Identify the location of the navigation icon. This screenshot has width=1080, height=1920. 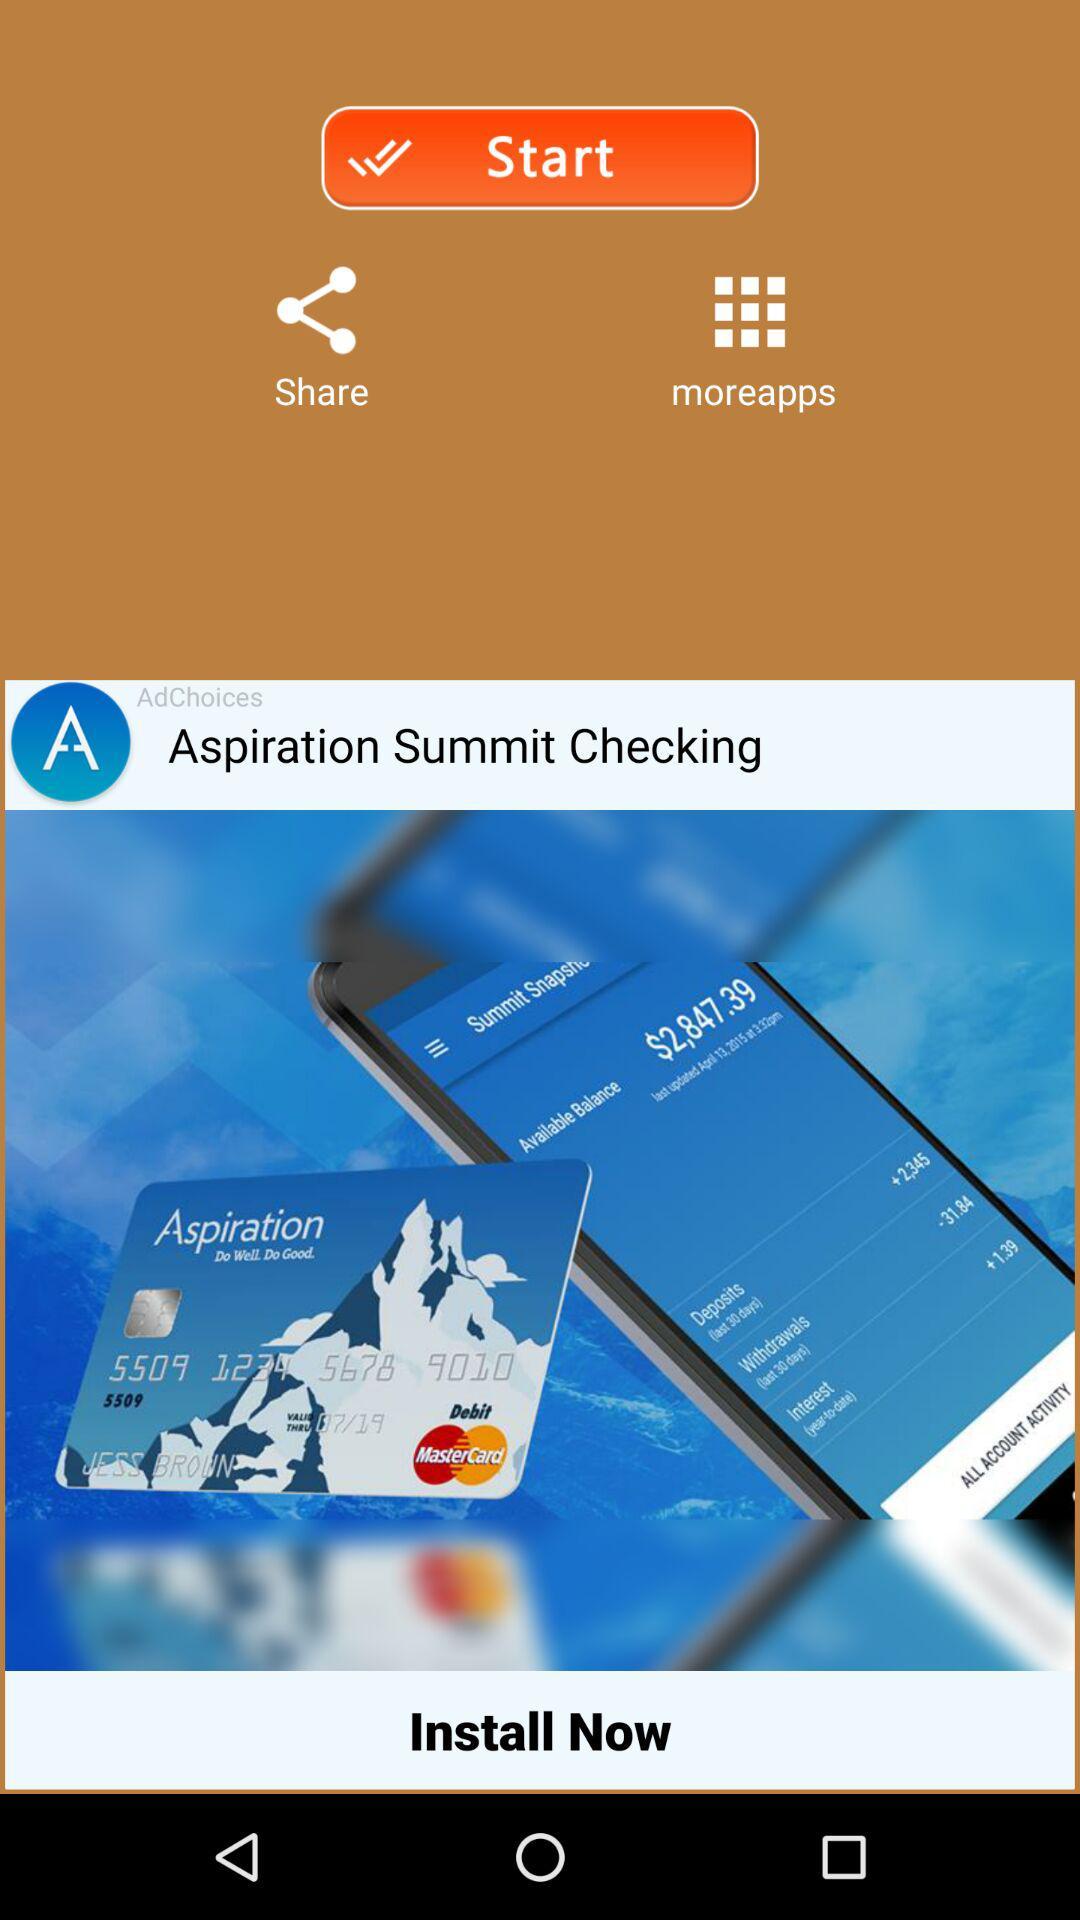
(69, 796).